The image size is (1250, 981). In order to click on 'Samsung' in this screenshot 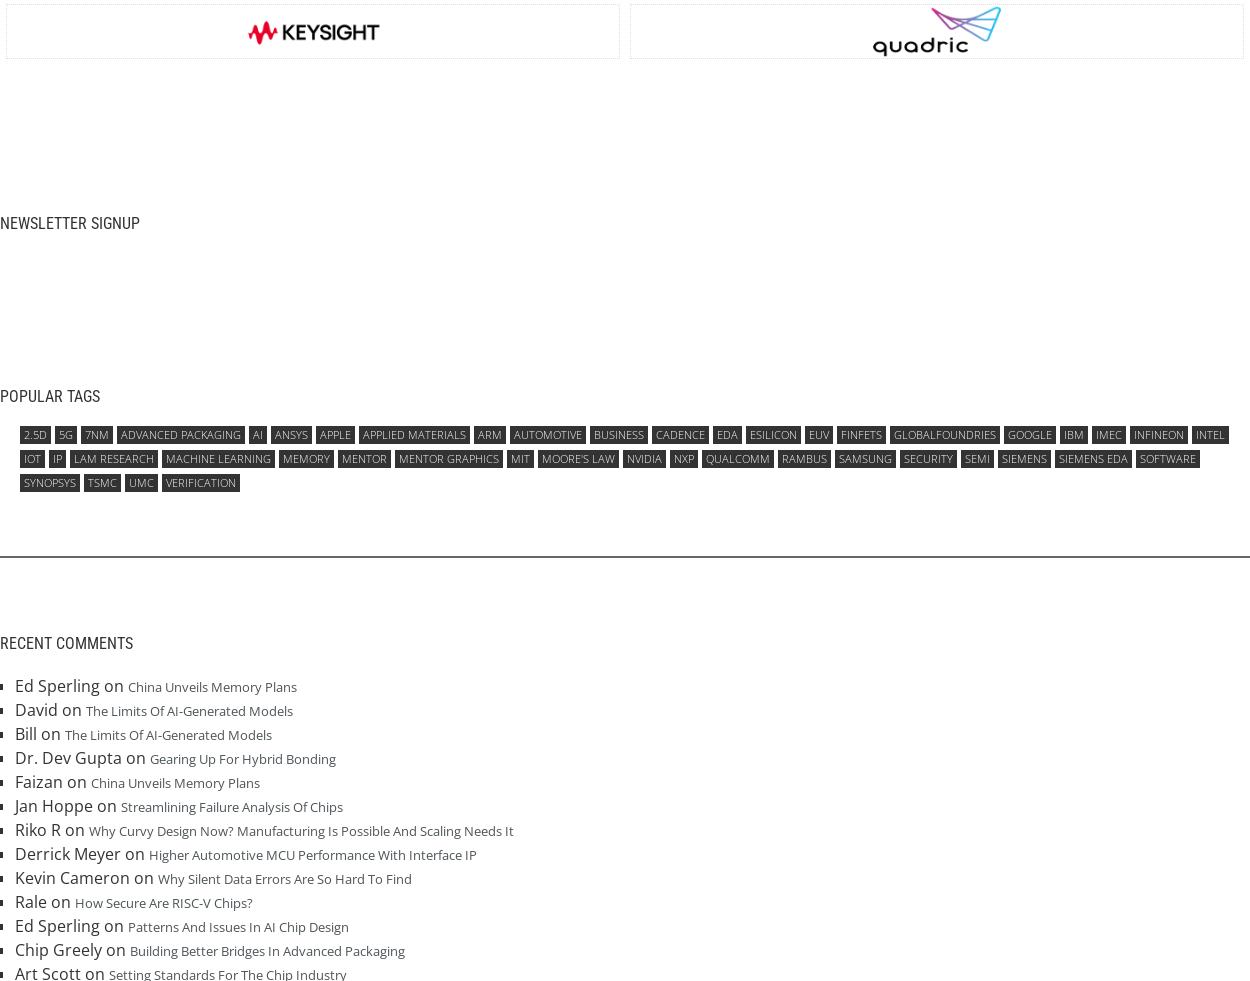, I will do `click(864, 457)`.